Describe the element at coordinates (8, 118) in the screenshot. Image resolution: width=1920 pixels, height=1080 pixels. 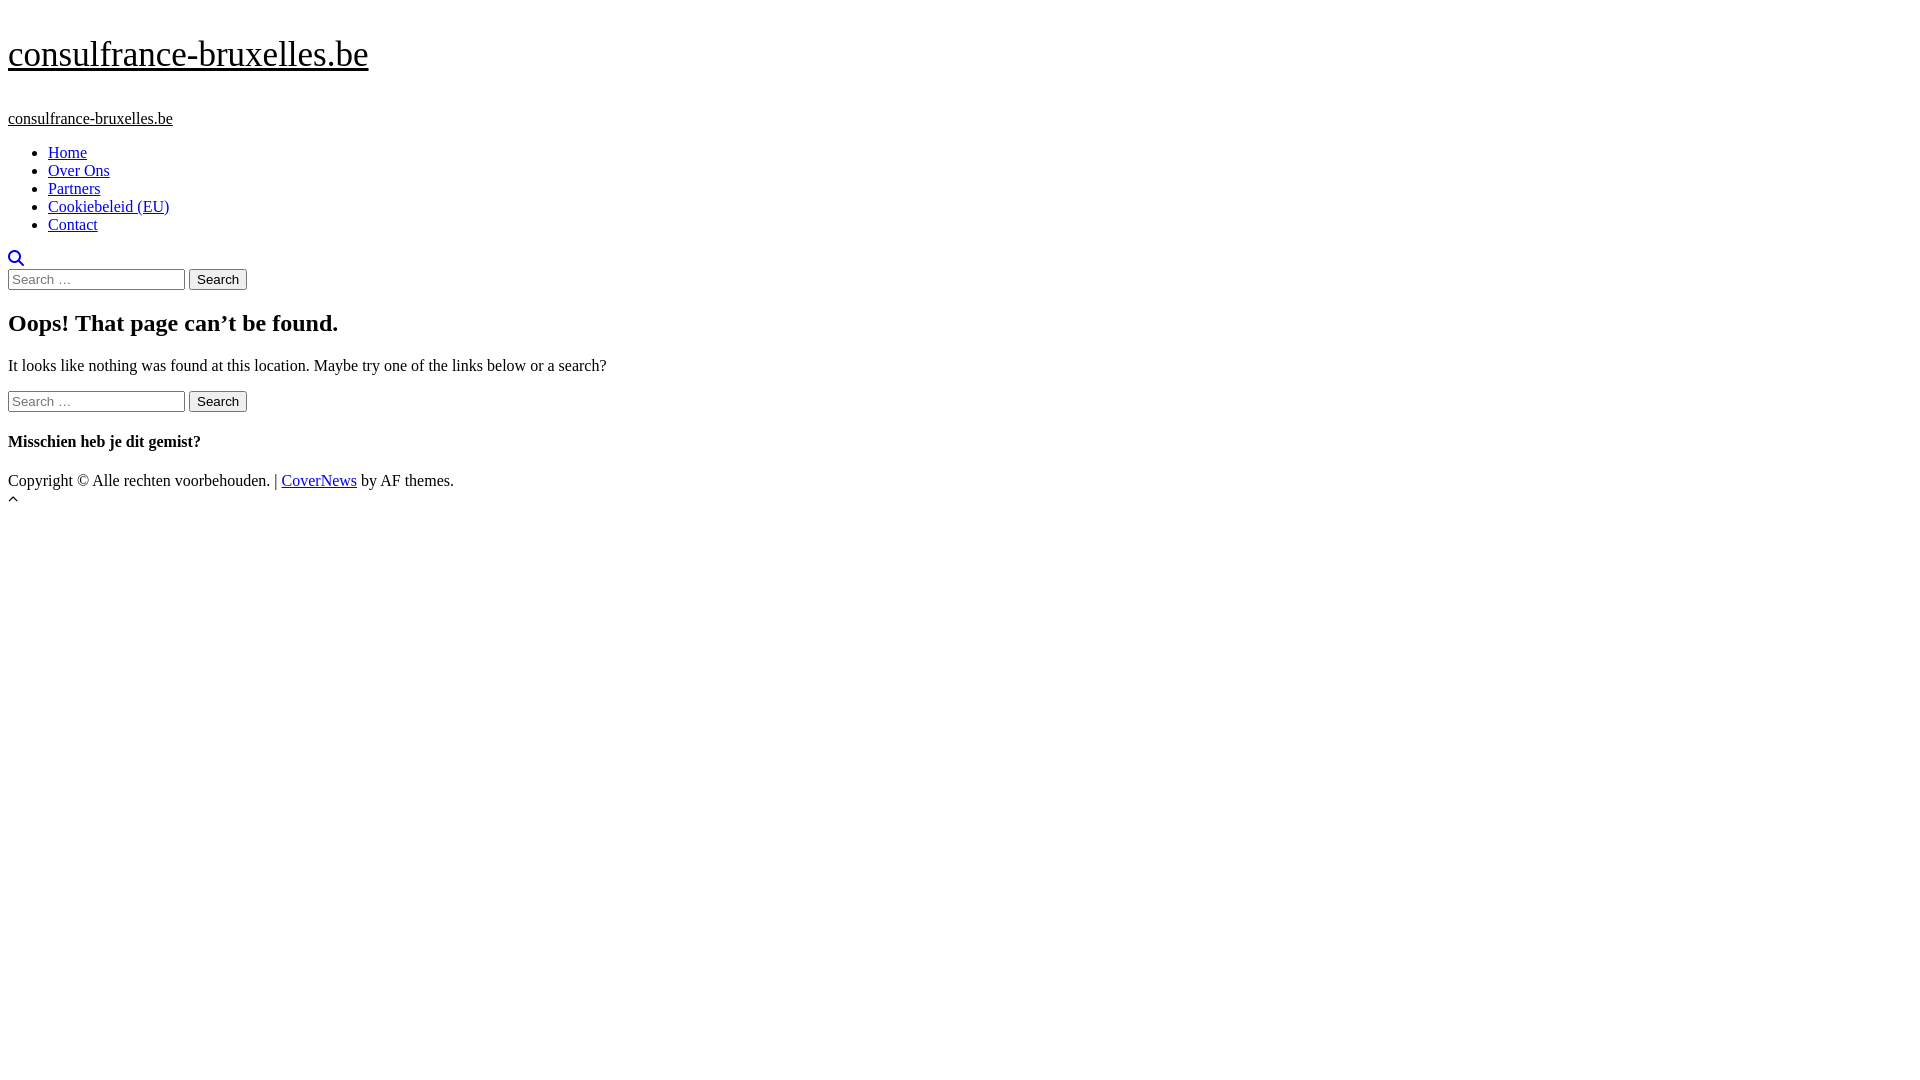
I see `'consulfrance-bruxelles.be'` at that location.